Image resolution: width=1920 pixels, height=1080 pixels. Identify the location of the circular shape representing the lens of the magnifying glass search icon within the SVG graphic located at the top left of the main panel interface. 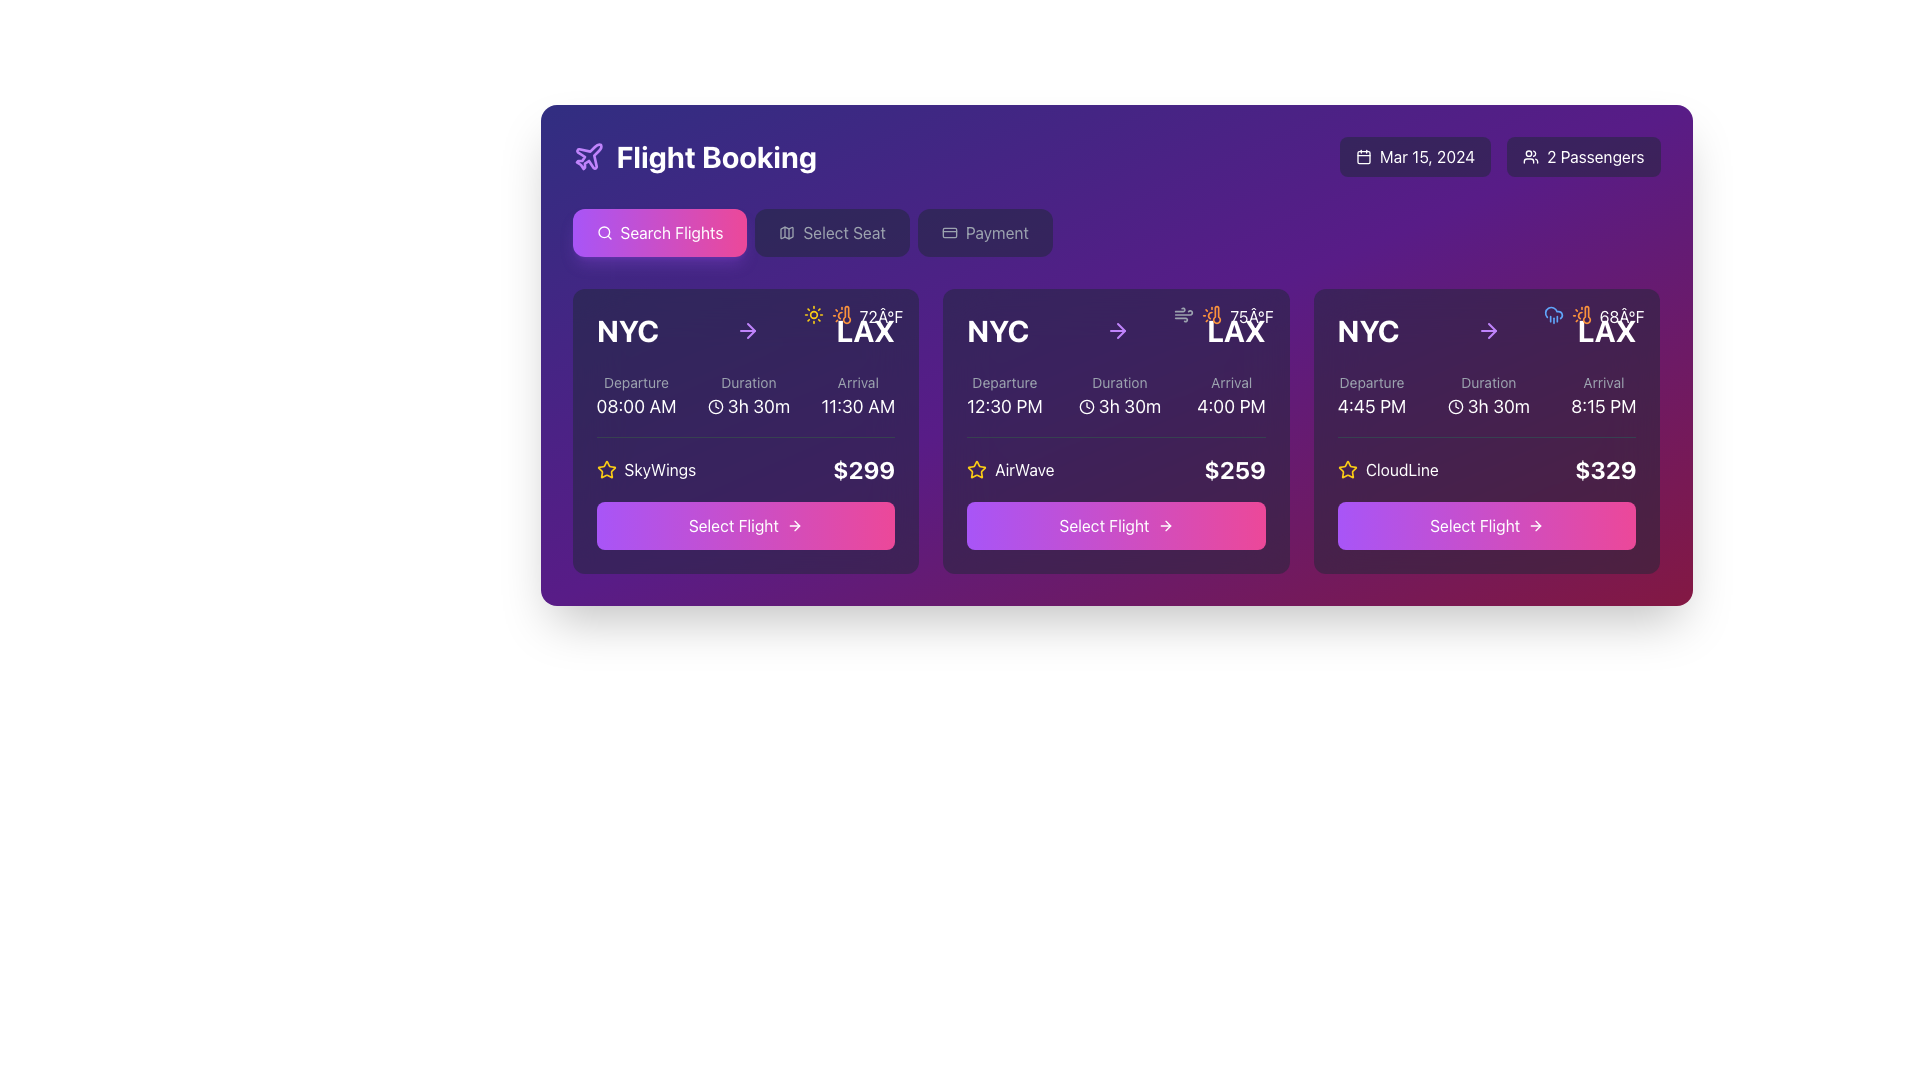
(602, 231).